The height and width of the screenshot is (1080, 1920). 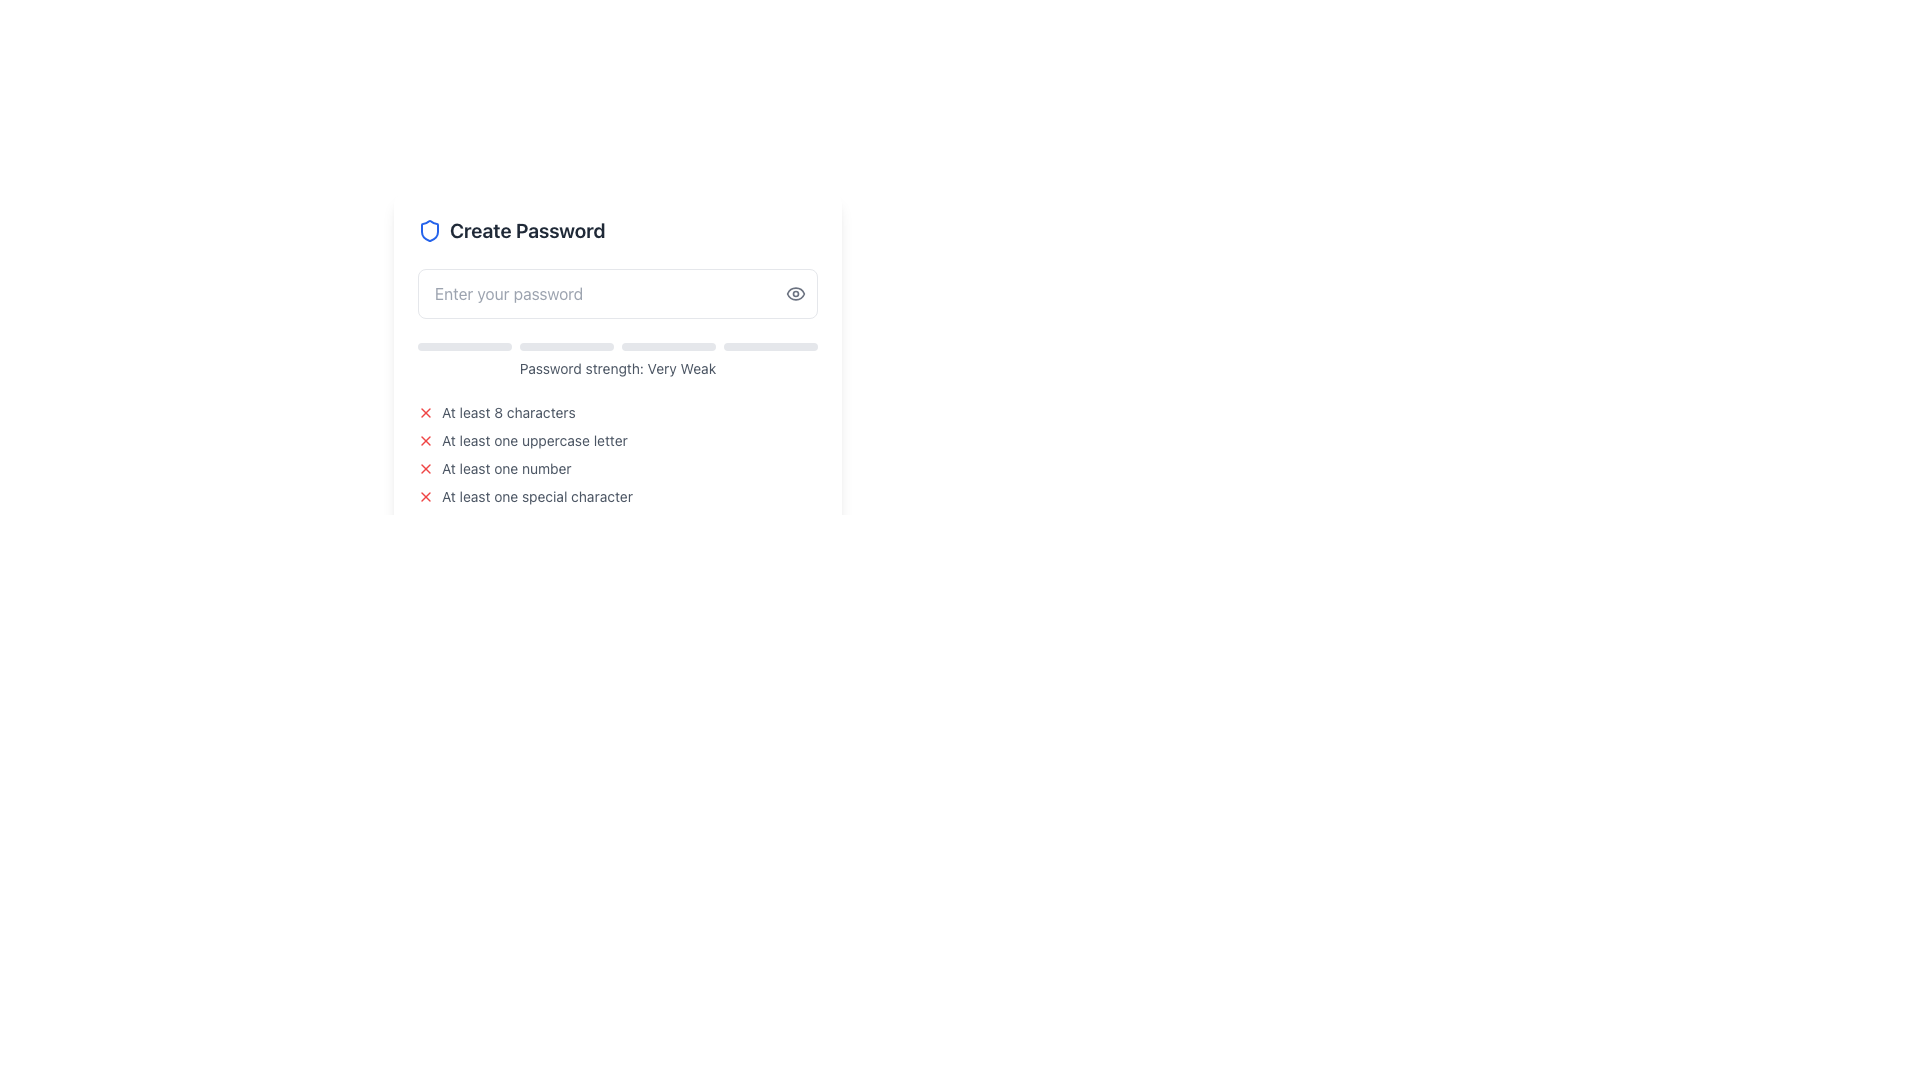 I want to click on the text indicating the requirement for at least one special character in the password, which is the last item in a vertically stacked list of password requirements, so click(x=617, y=496).